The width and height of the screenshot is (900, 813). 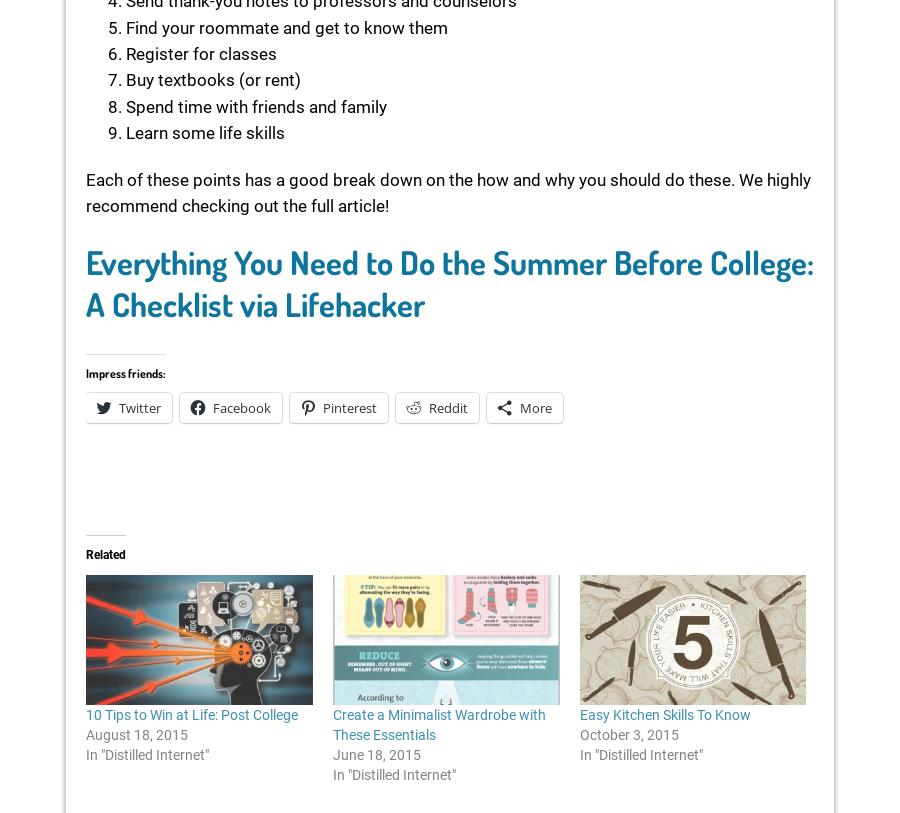 I want to click on 'Register for classes', so click(x=126, y=52).